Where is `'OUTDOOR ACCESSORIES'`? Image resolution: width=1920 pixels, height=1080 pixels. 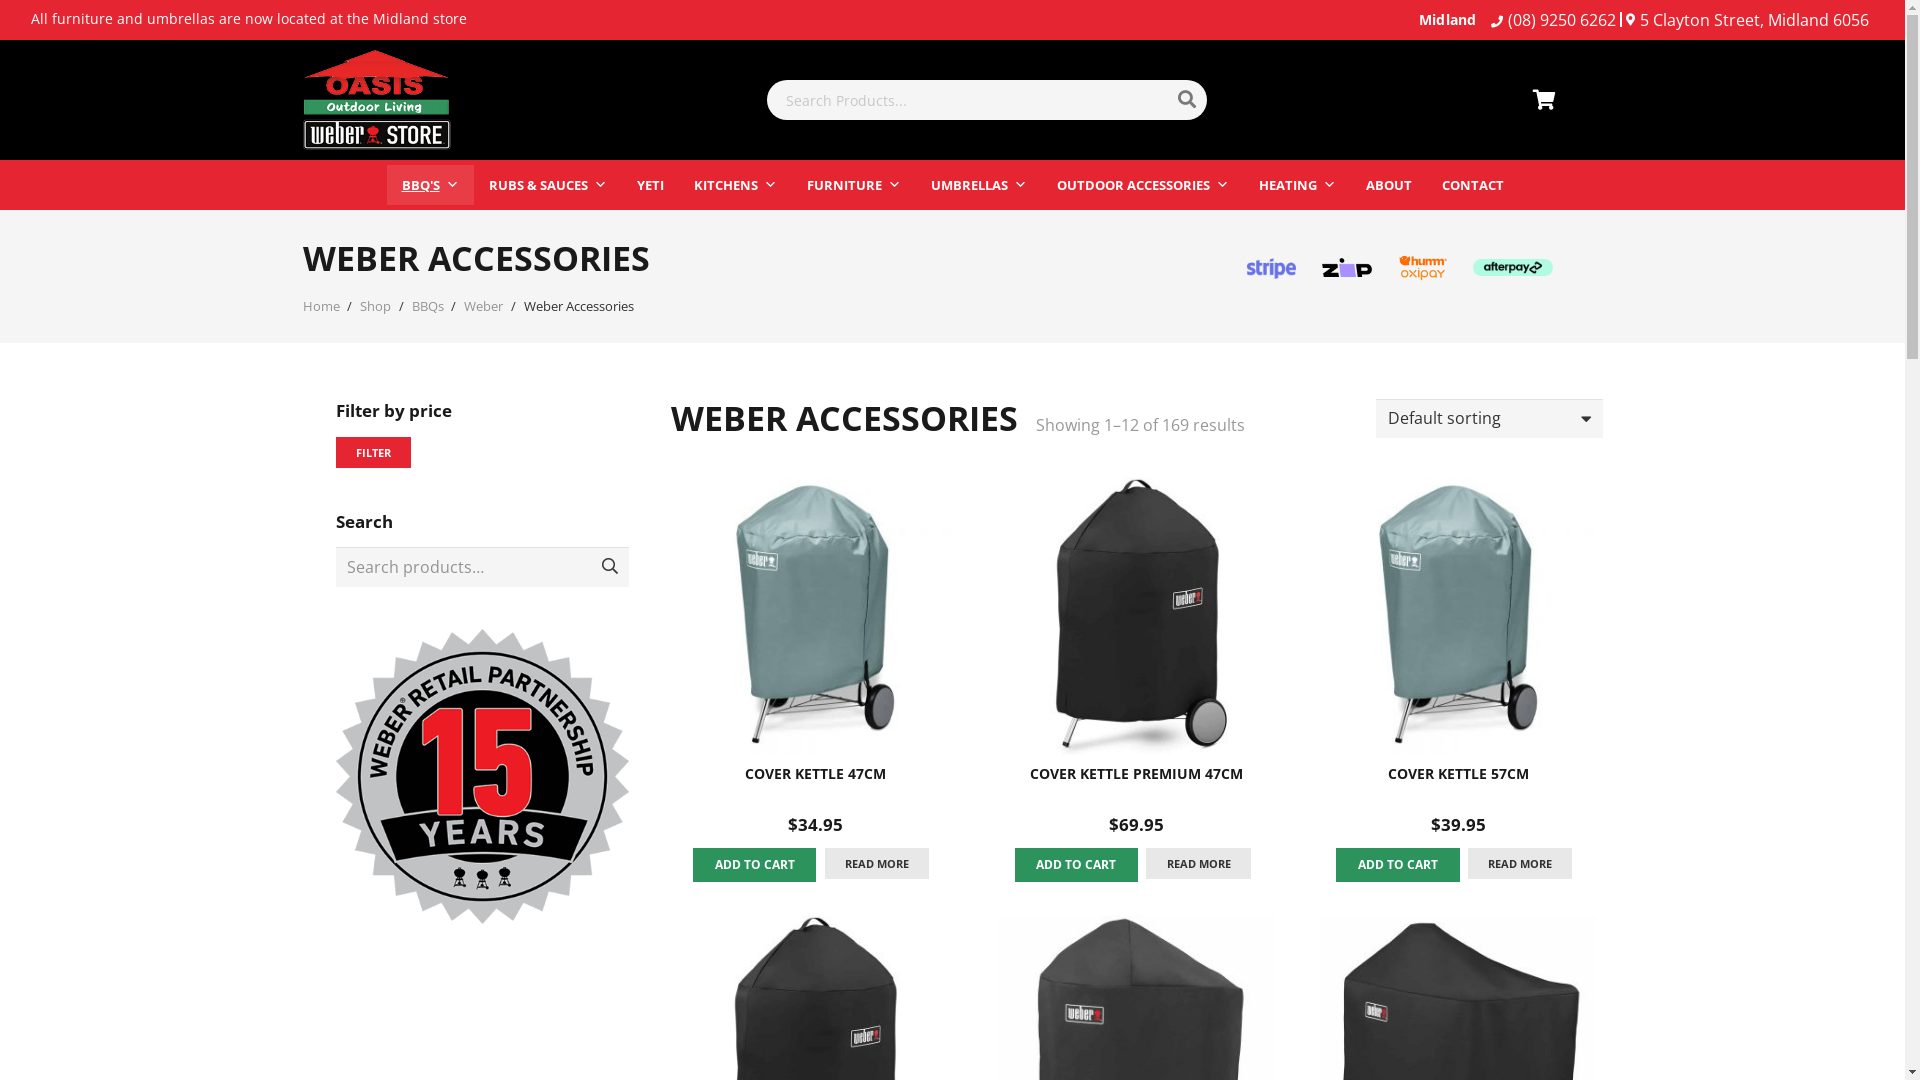
'OUTDOOR ACCESSORIES' is located at coordinates (1142, 185).